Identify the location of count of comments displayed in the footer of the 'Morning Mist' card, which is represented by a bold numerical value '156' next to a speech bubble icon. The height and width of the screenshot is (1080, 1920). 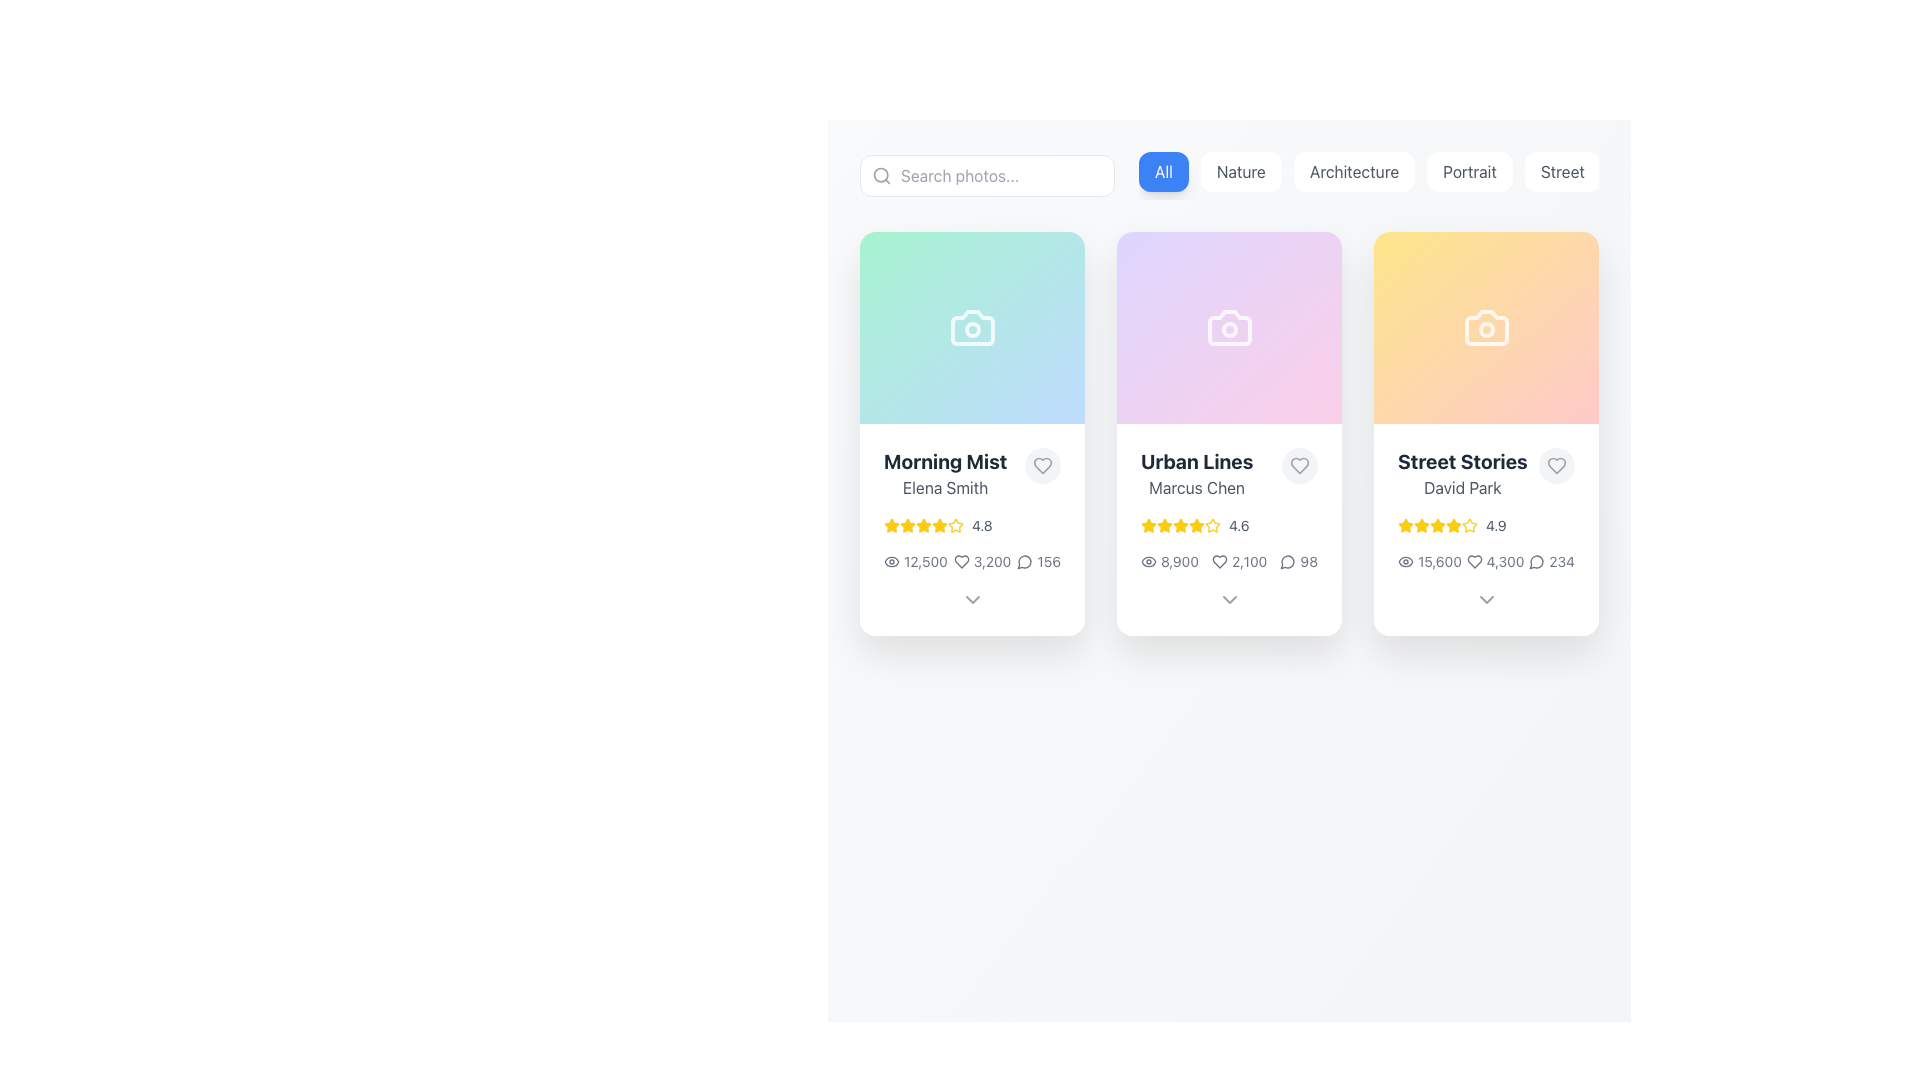
(1039, 562).